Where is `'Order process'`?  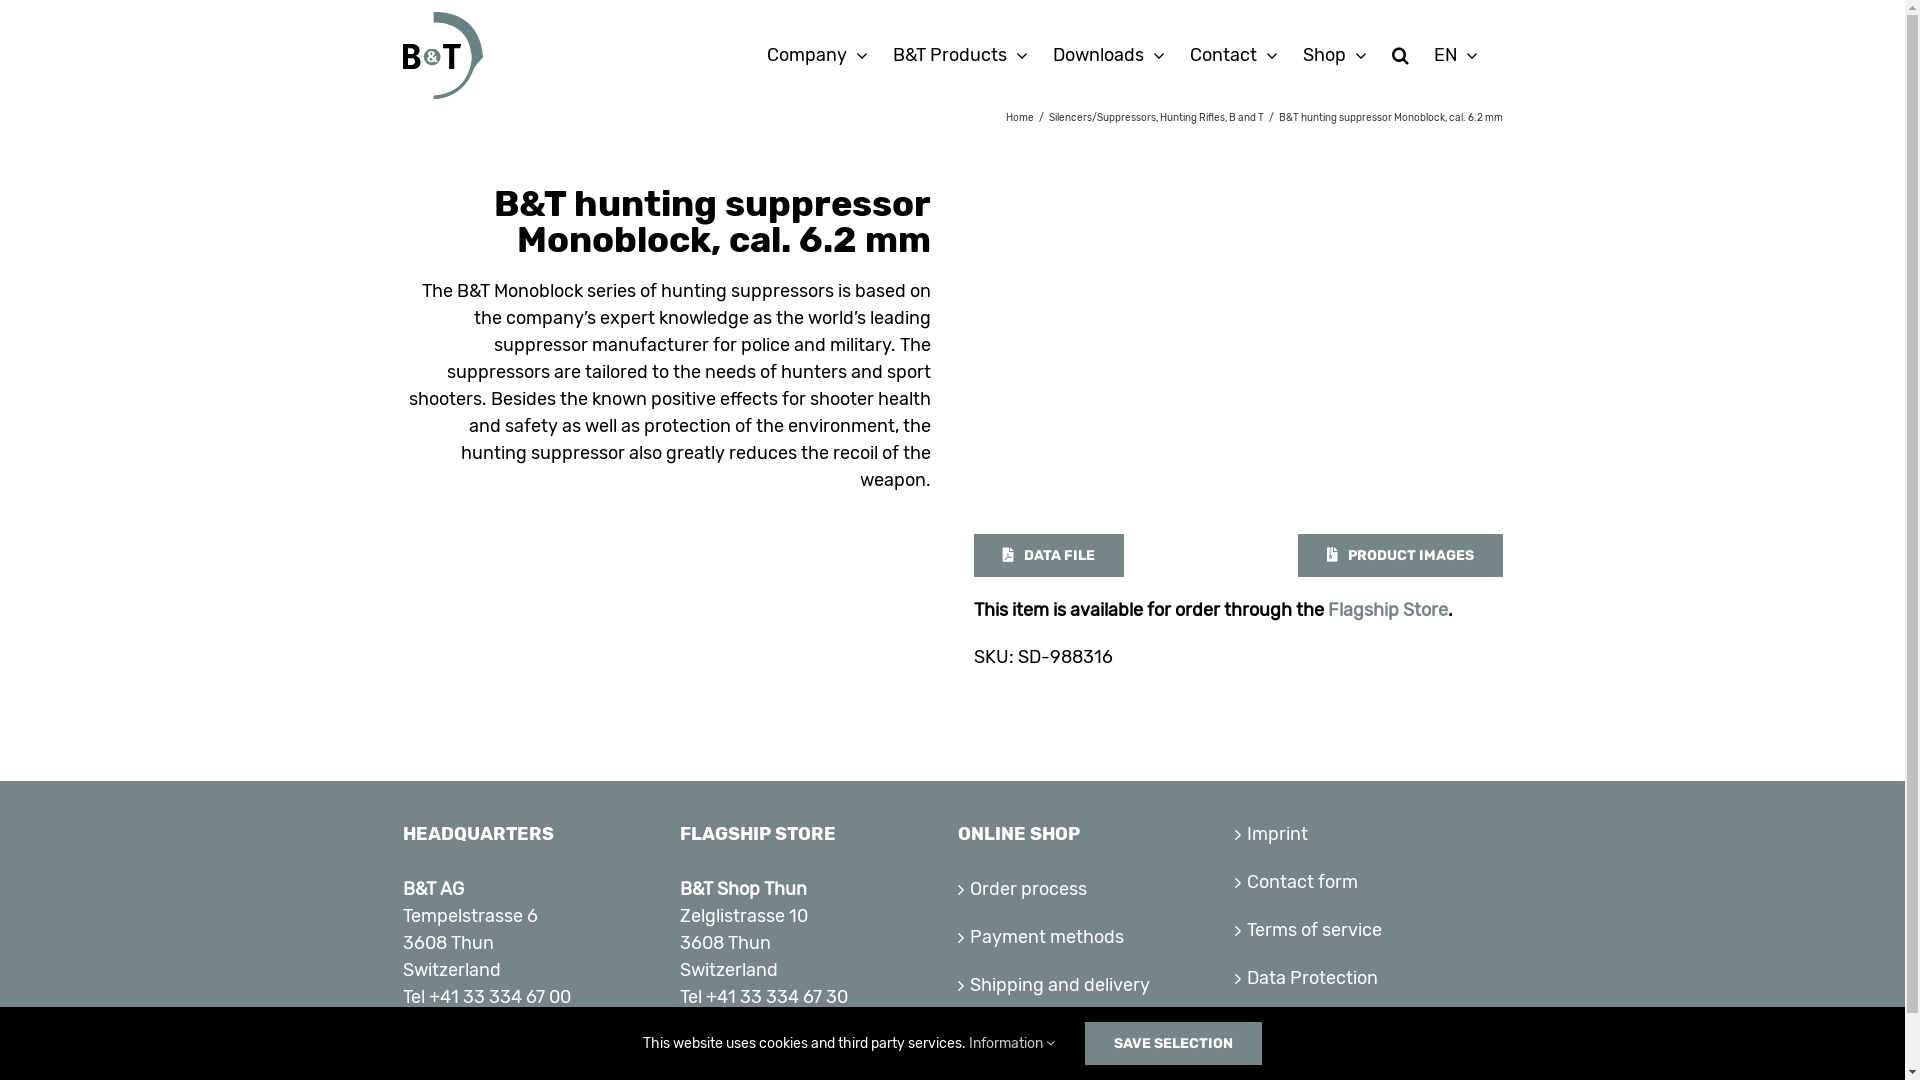 'Order process' is located at coordinates (1092, 888).